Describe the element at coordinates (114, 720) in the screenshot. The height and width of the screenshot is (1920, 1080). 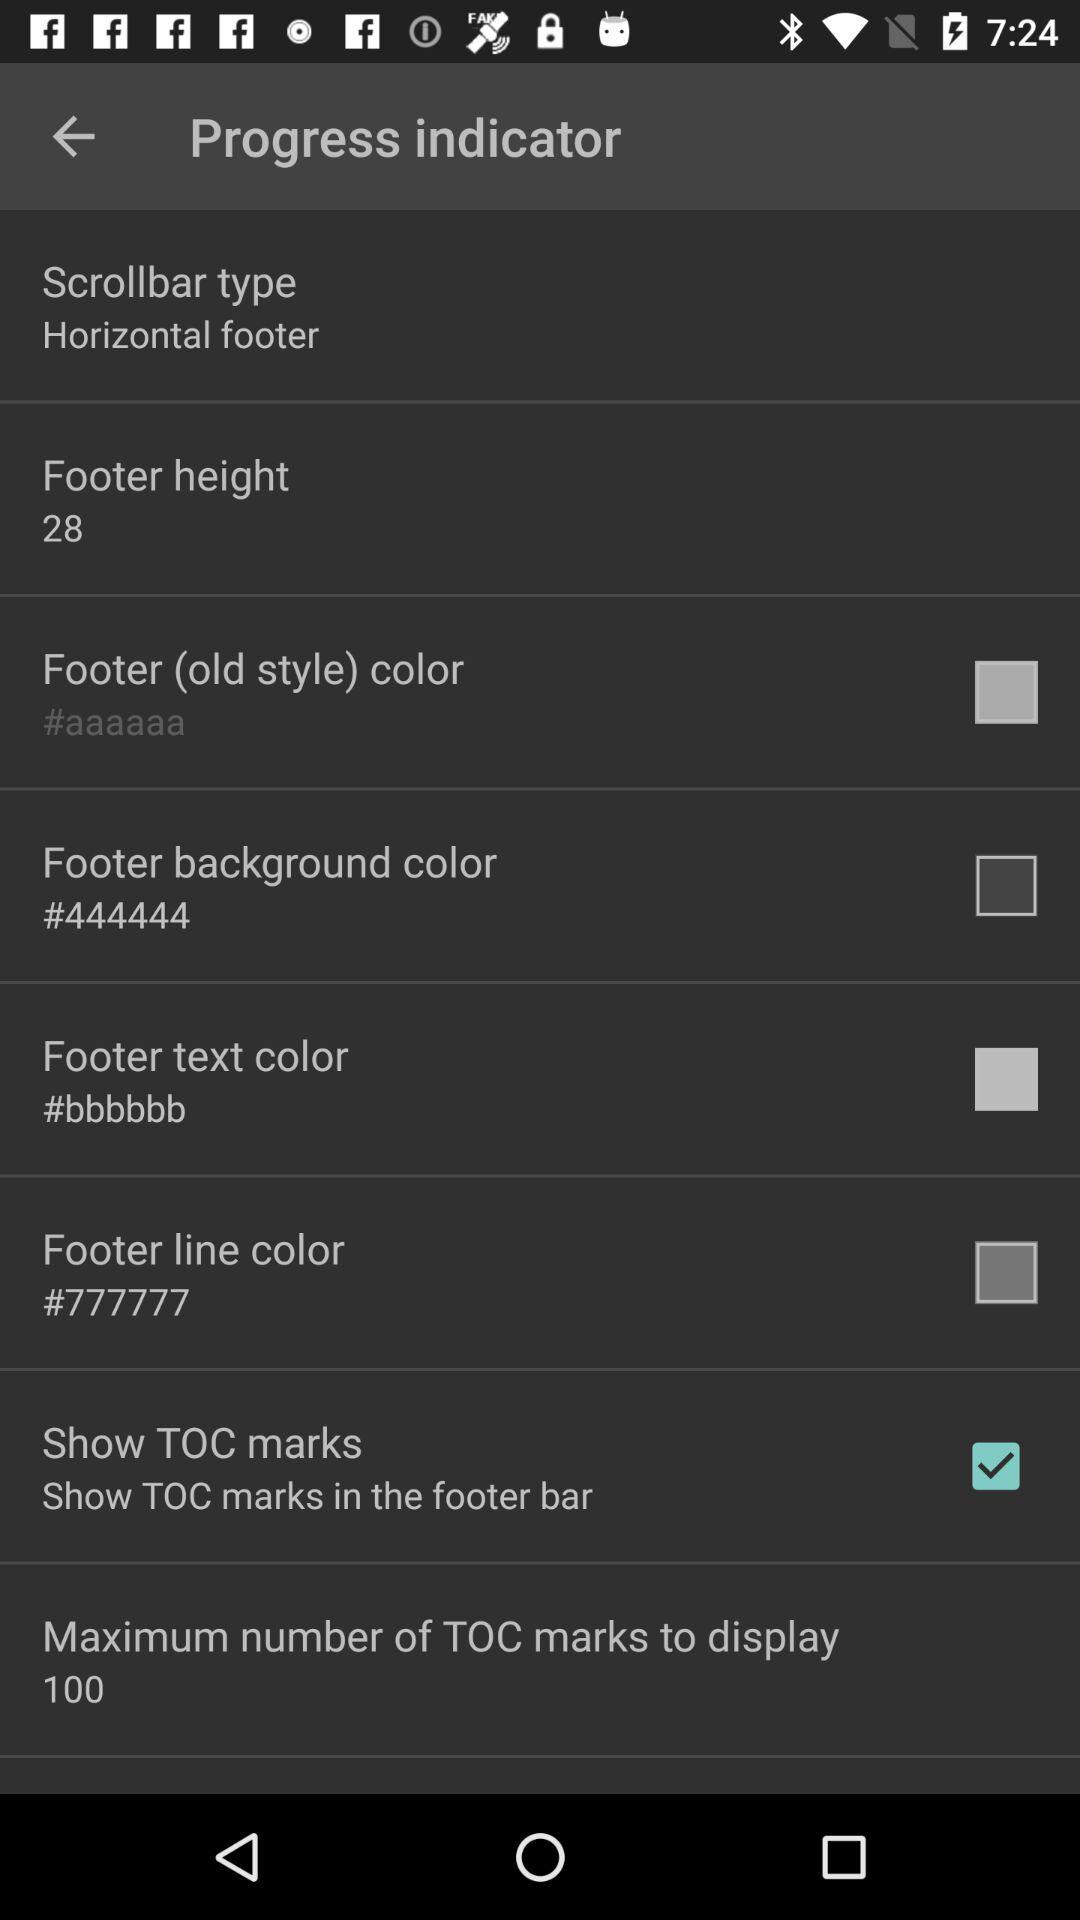
I see `the icon below footer old style icon` at that location.